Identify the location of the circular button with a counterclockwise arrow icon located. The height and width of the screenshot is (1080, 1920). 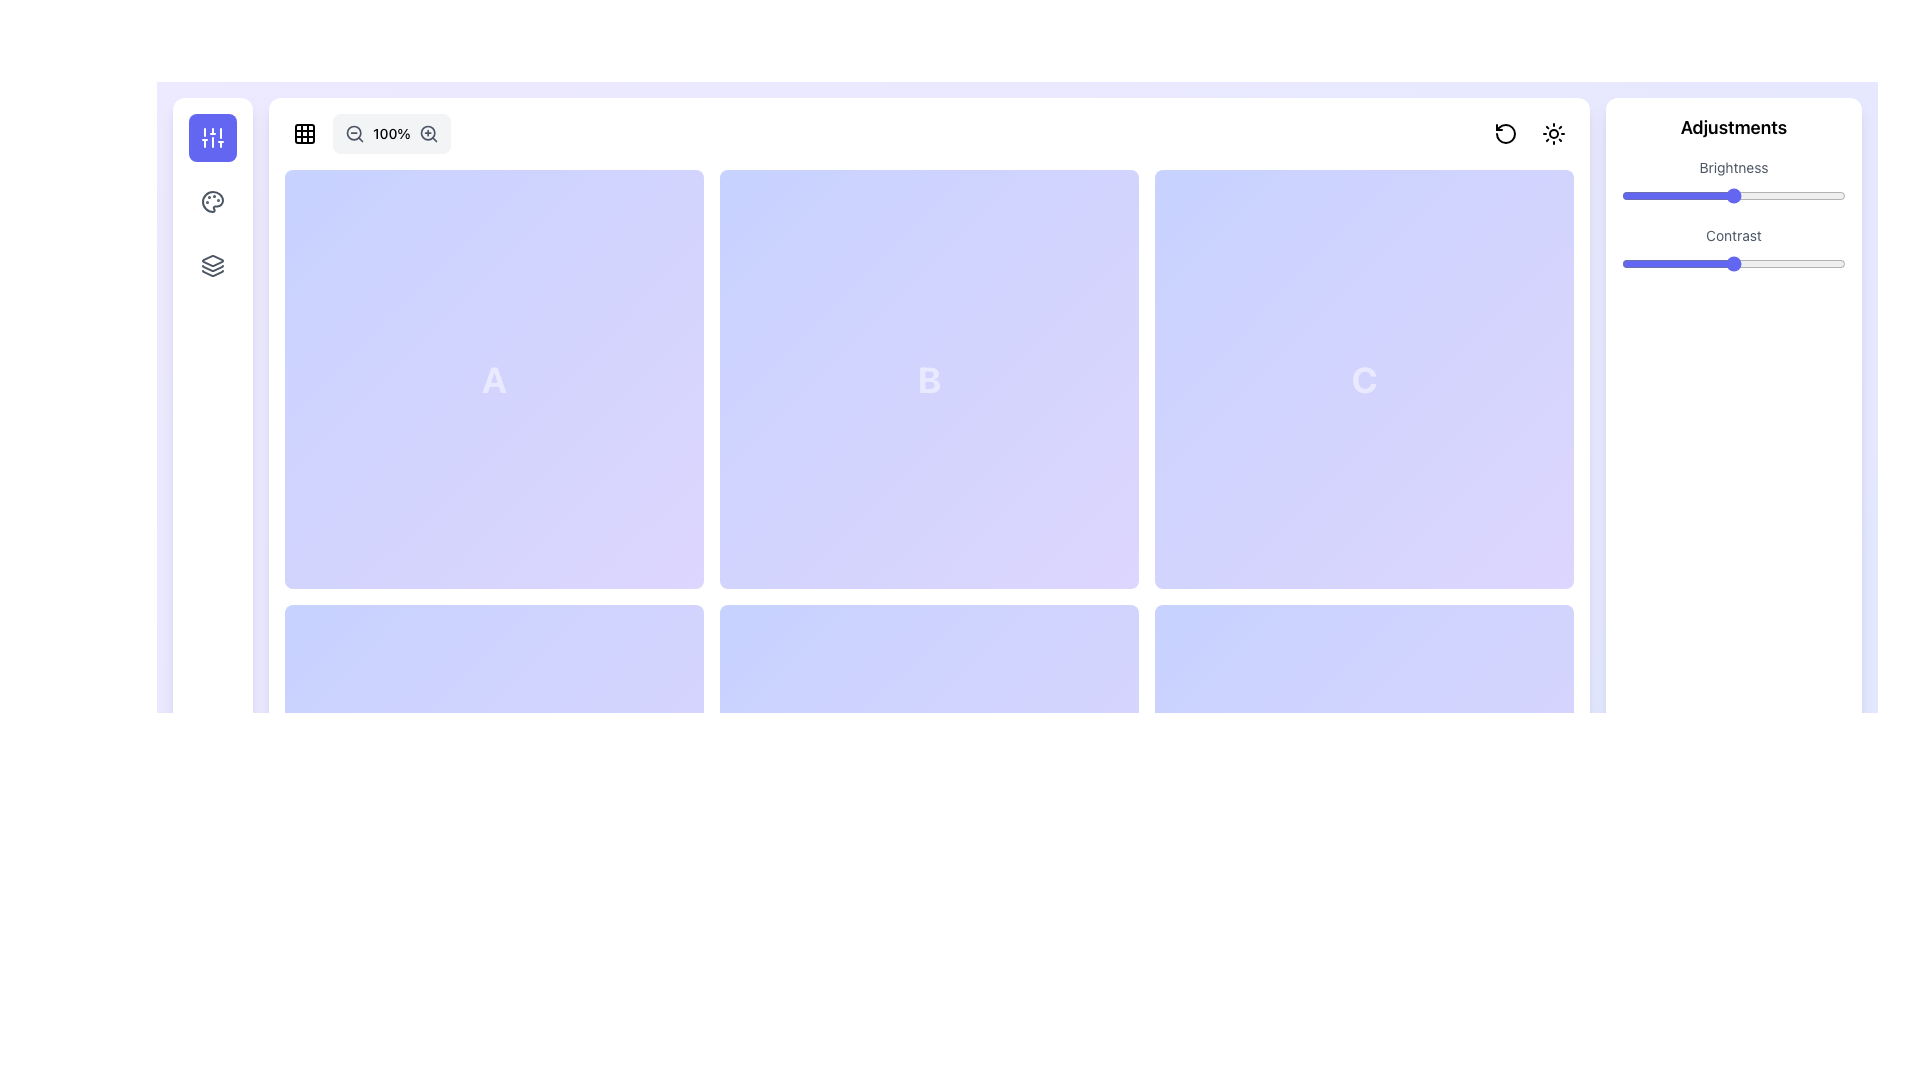
(1506, 134).